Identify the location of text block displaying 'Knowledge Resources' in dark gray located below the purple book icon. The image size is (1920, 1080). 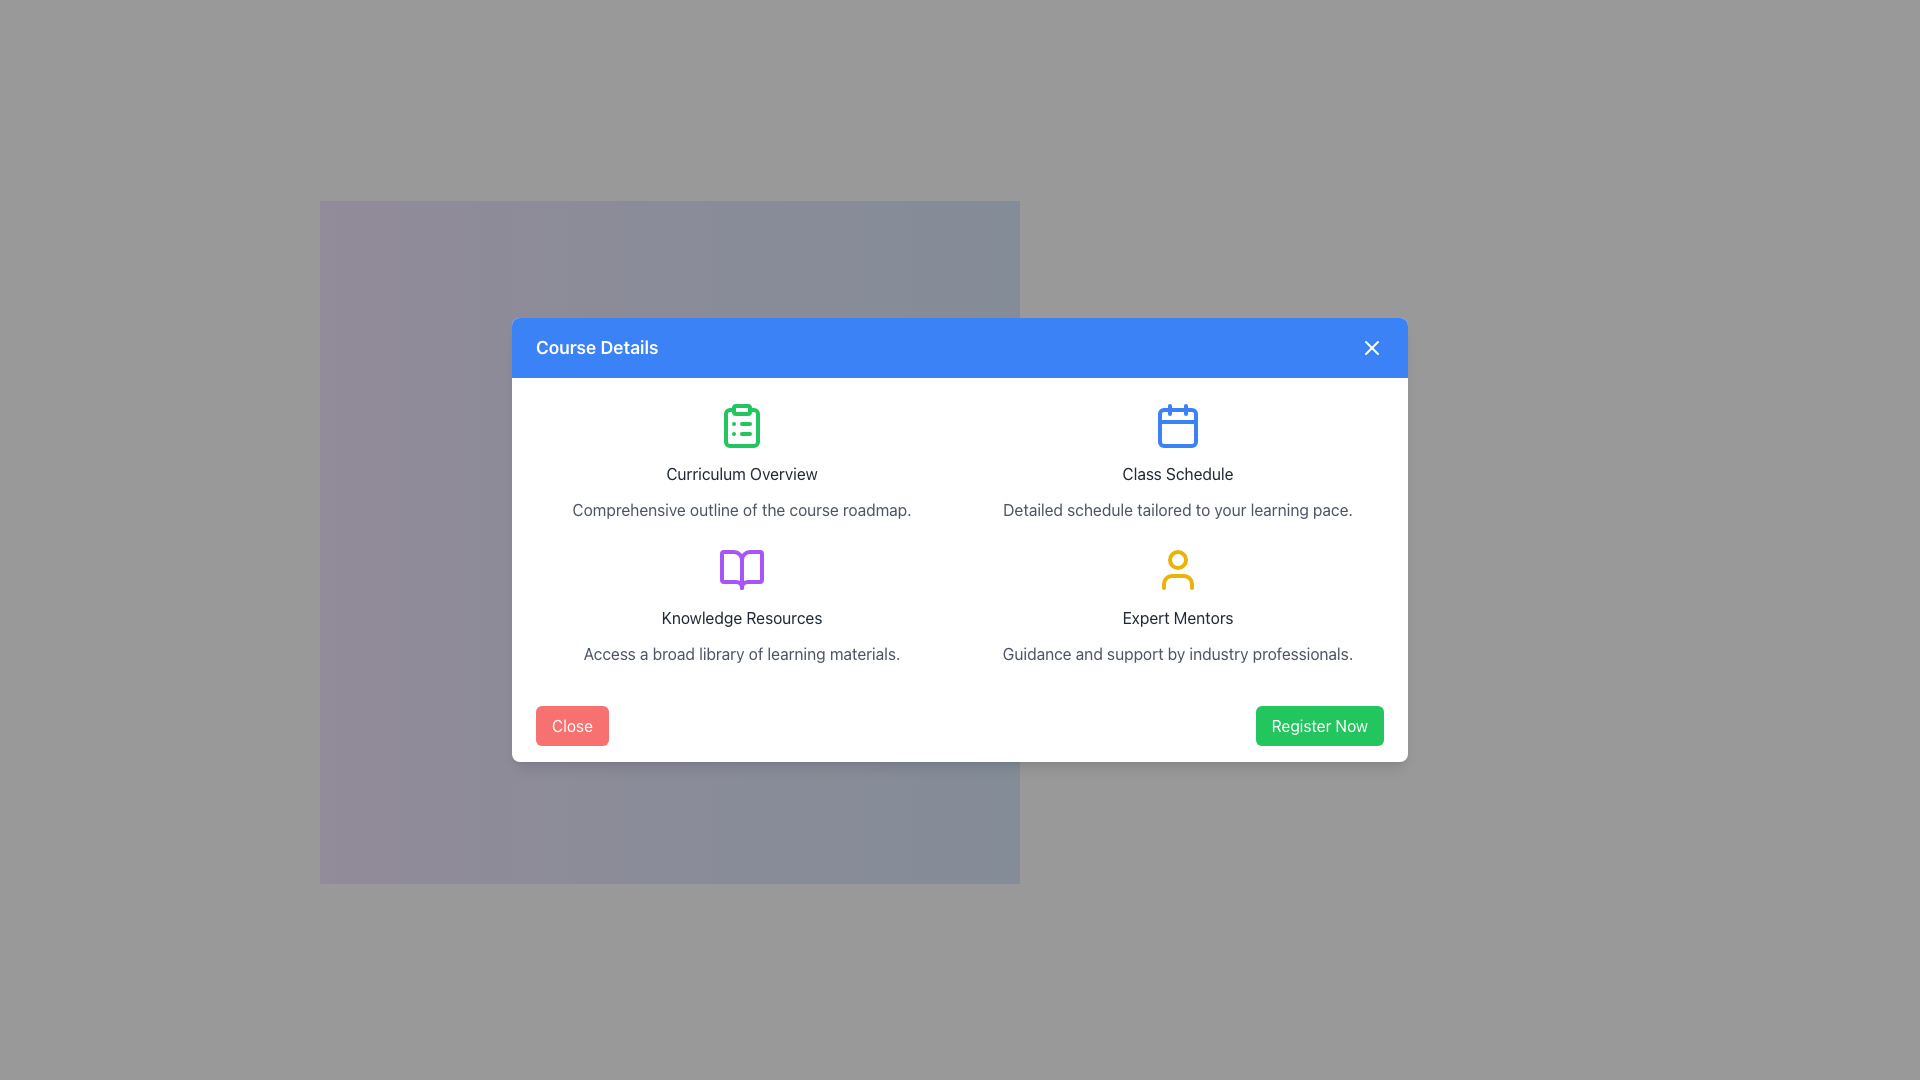
(741, 616).